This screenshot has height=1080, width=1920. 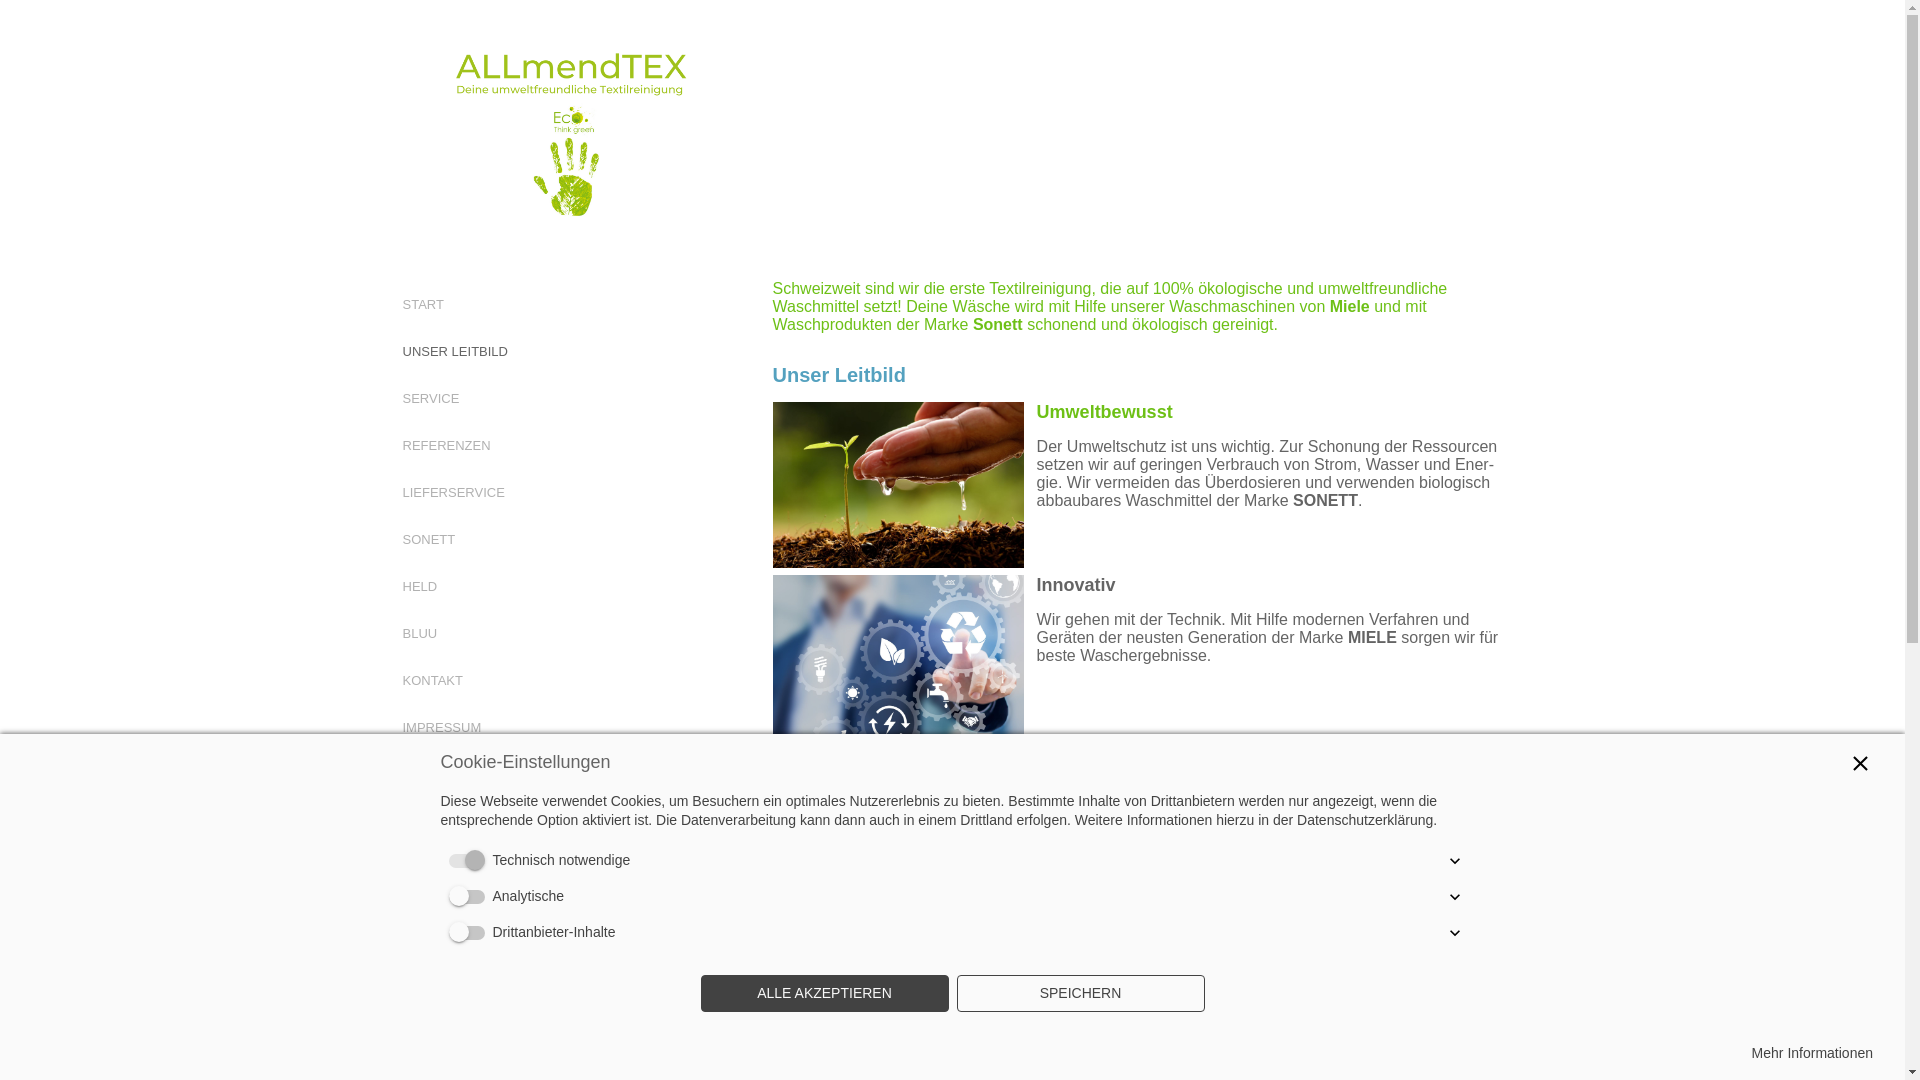 I want to click on 'HELD', so click(x=401, y=585).